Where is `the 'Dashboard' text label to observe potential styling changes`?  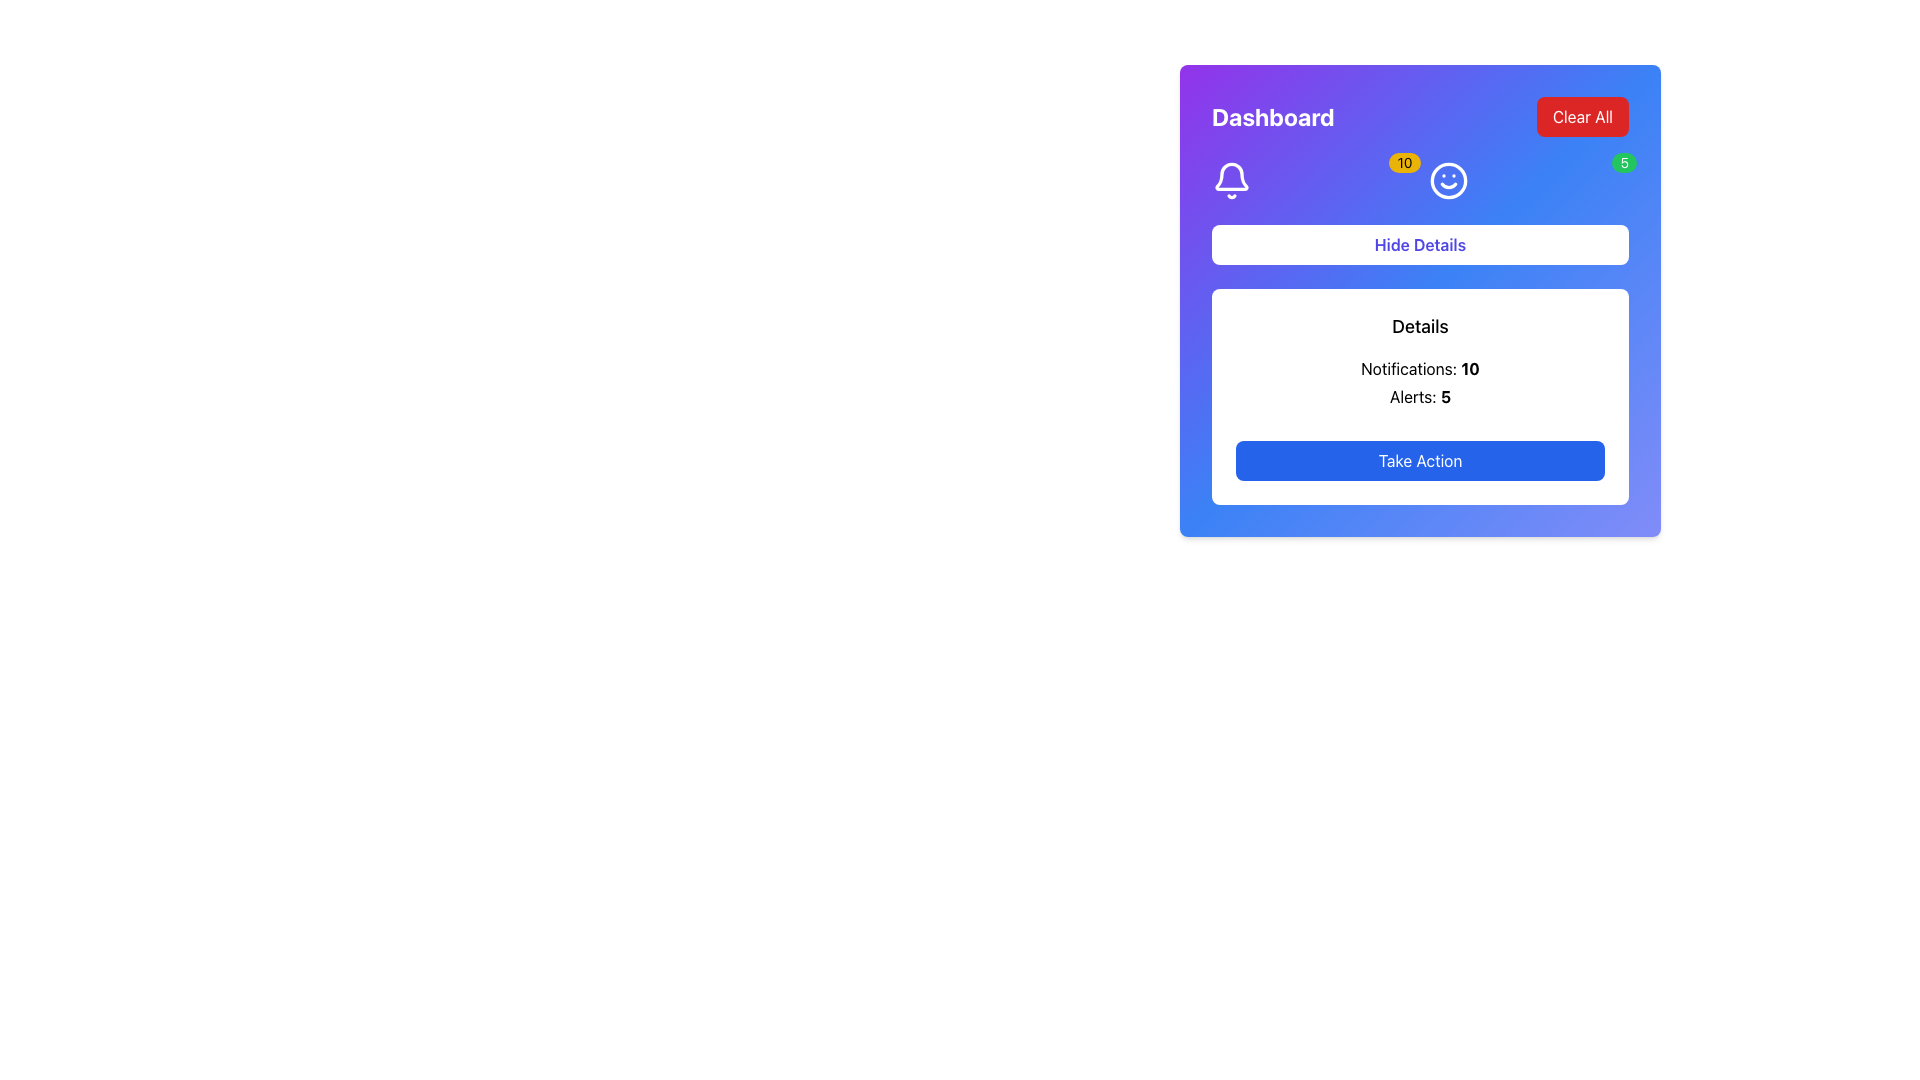
the 'Dashboard' text label to observe potential styling changes is located at coordinates (1272, 116).